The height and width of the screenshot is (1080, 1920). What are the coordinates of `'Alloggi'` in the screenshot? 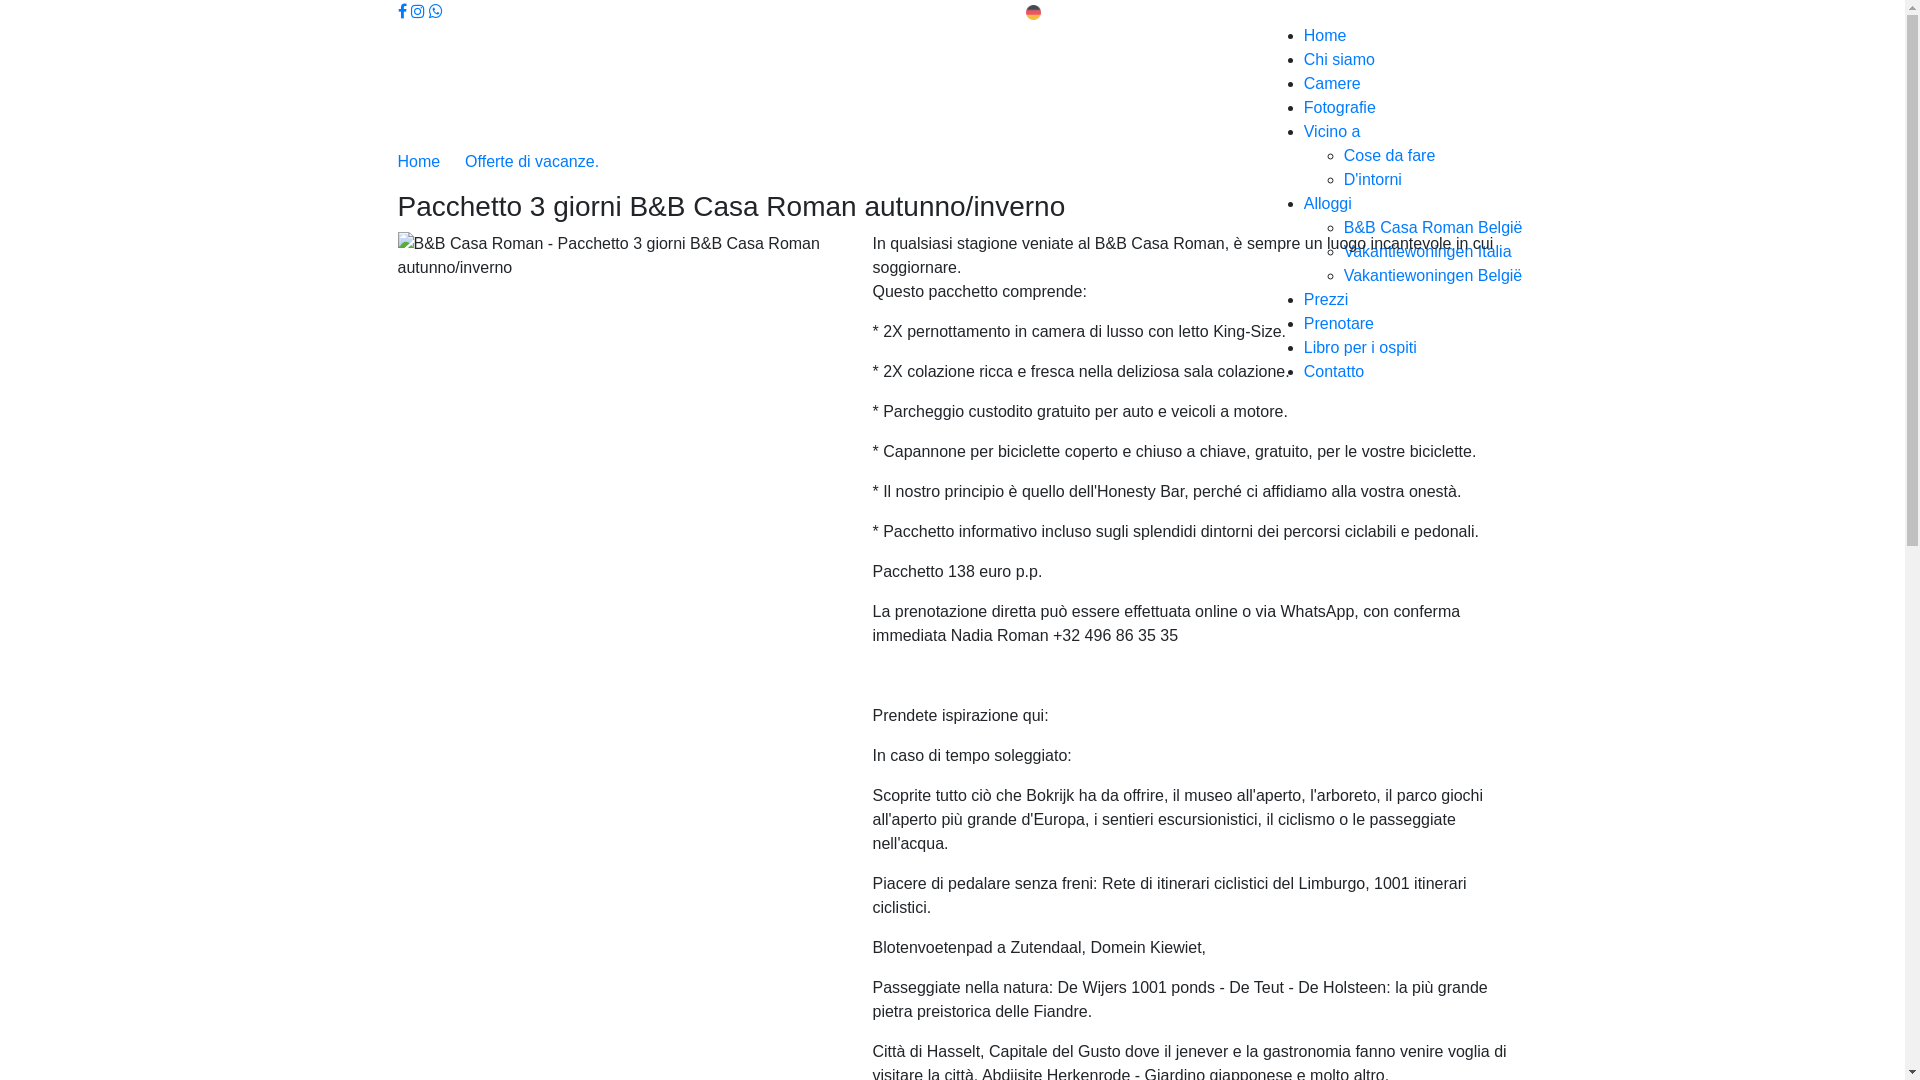 It's located at (1328, 203).